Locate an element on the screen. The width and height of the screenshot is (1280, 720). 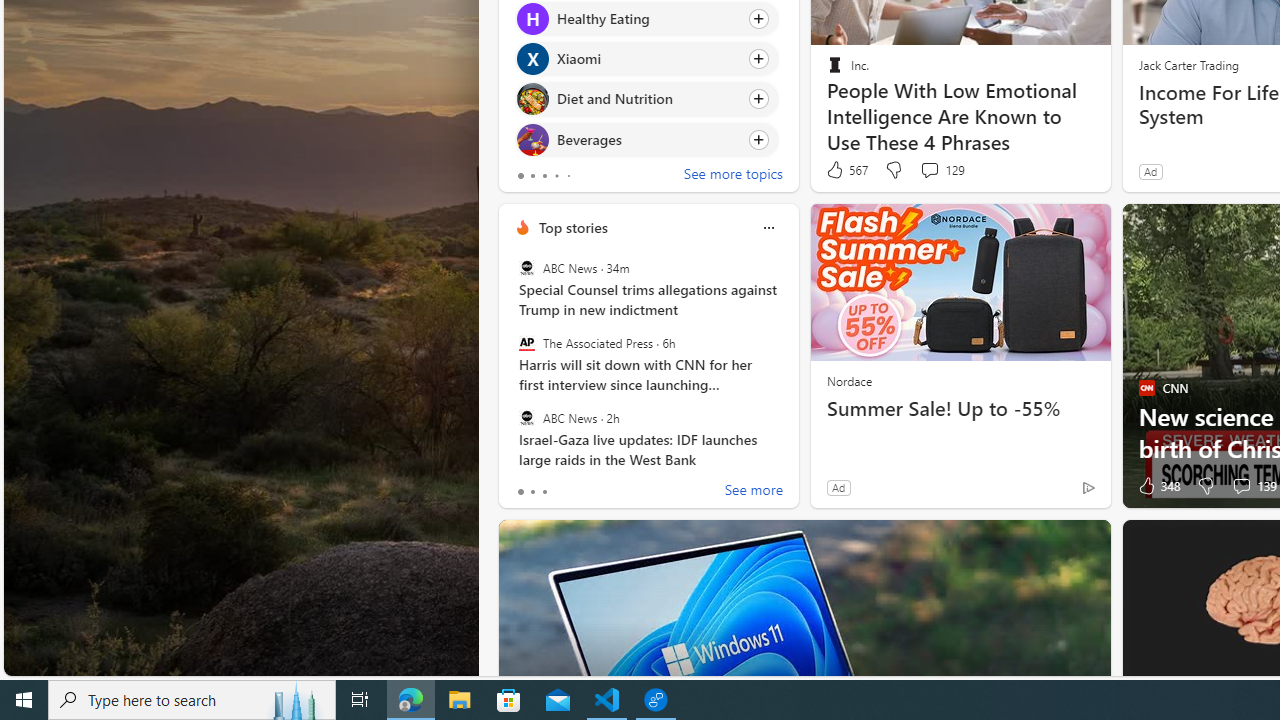
'Top stories' is located at coordinates (571, 226).